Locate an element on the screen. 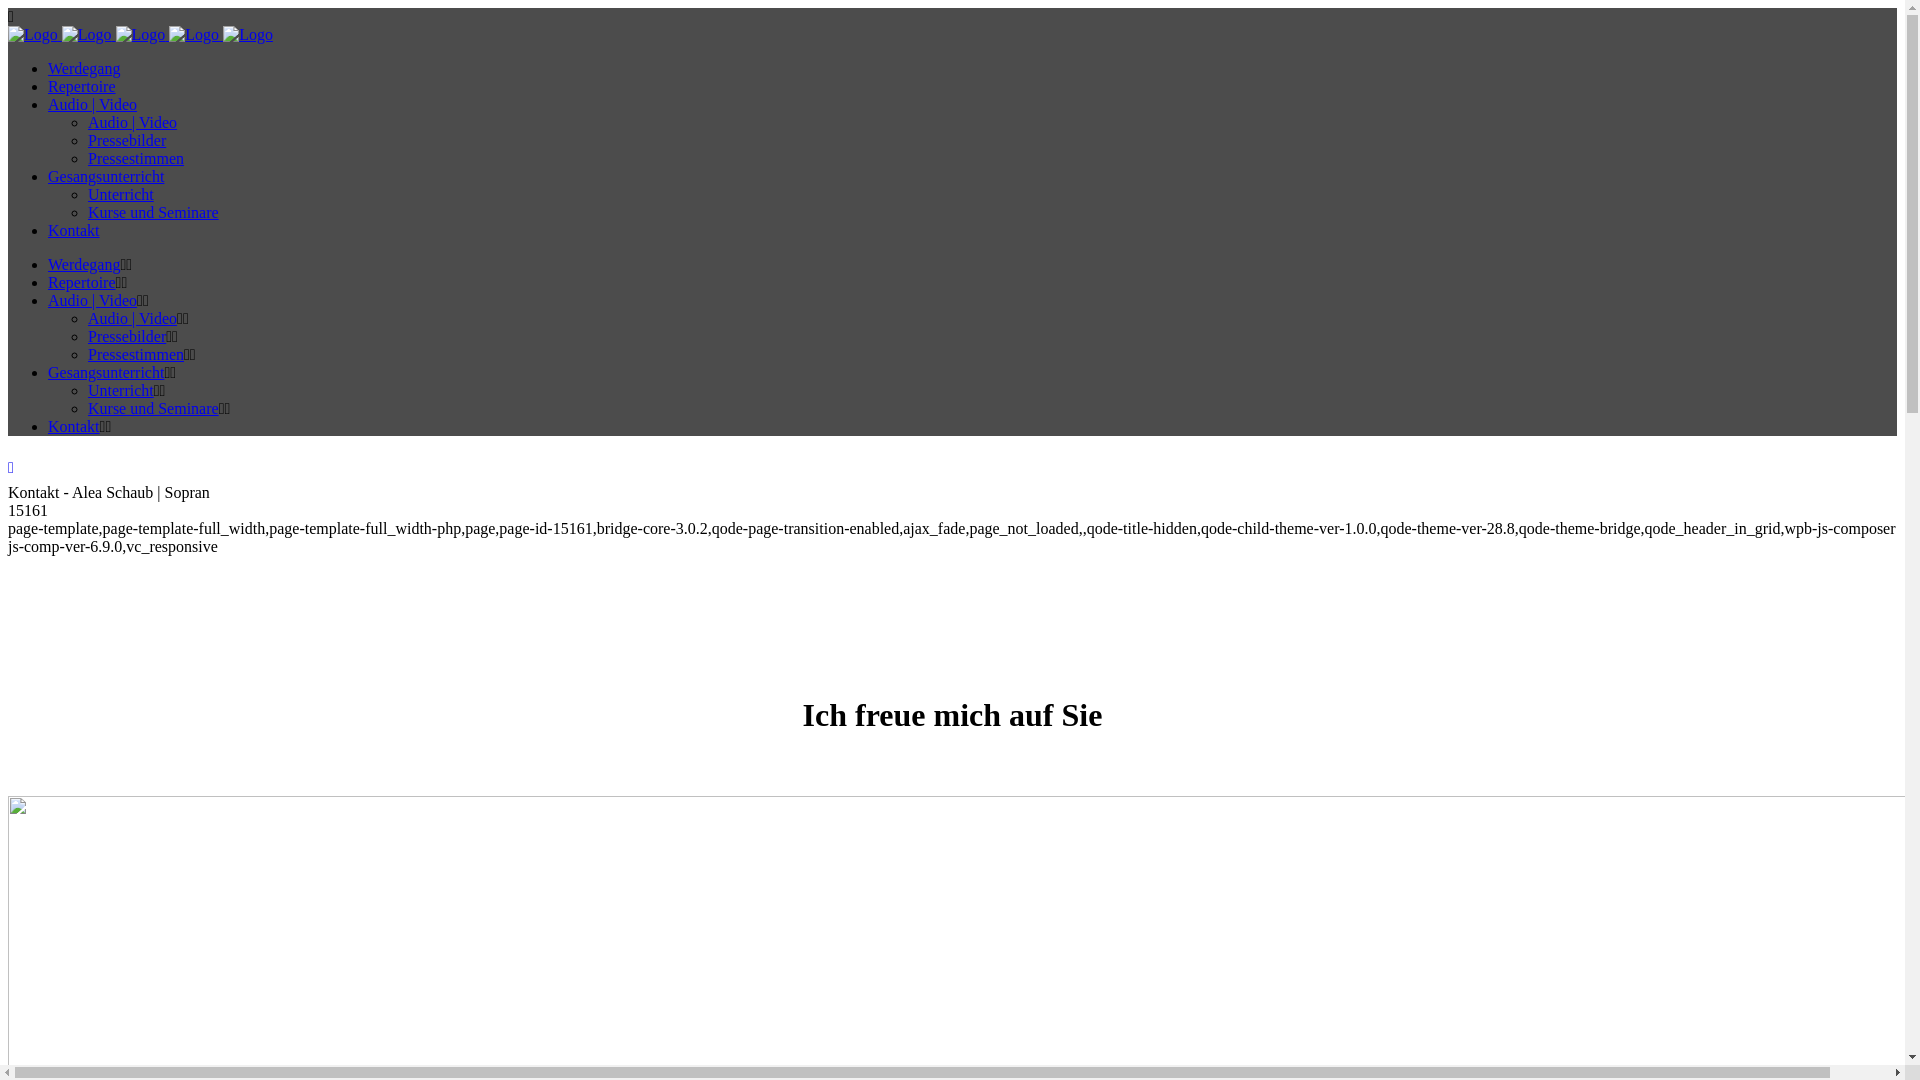  'Audio | Video' is located at coordinates (91, 104).